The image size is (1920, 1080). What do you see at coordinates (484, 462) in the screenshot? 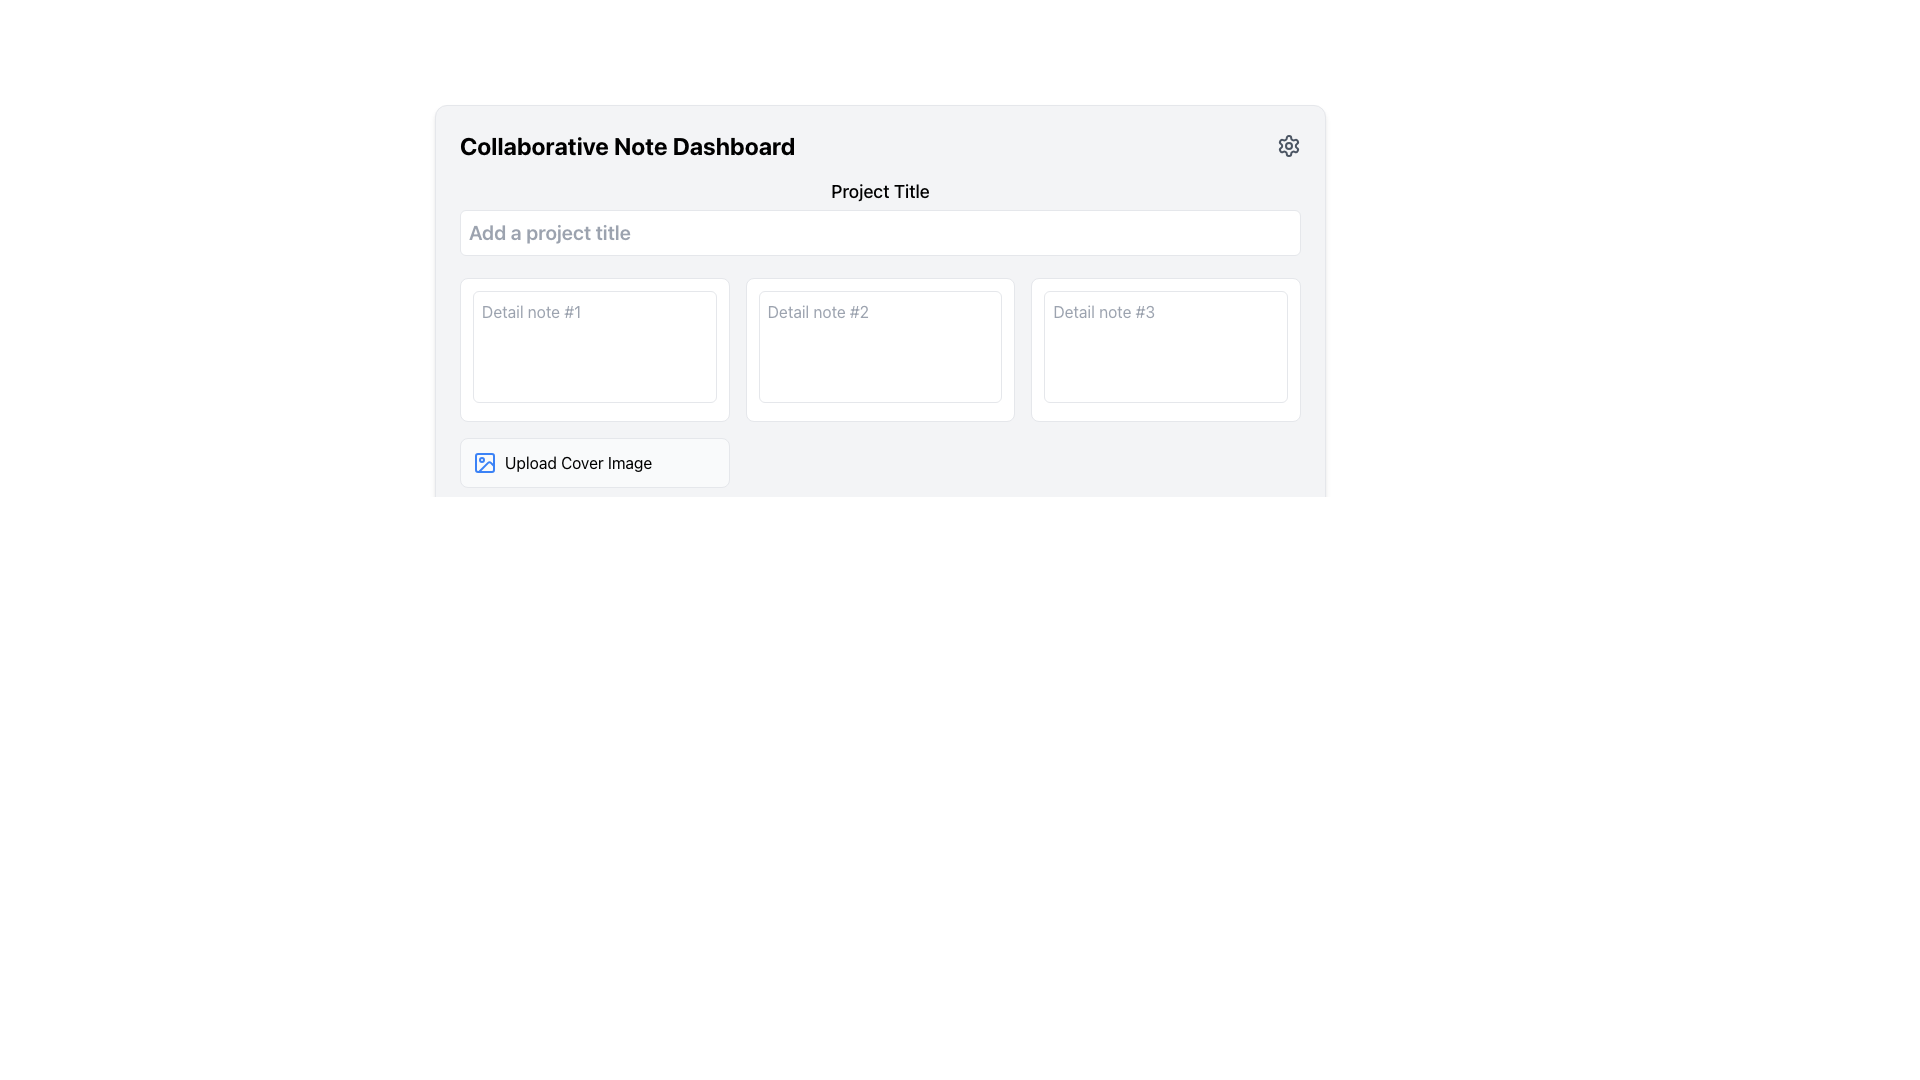
I see `the main rectangular frame of the image or photo-related UI component, located near the 'Upload Cover Image' button` at bounding box center [484, 462].